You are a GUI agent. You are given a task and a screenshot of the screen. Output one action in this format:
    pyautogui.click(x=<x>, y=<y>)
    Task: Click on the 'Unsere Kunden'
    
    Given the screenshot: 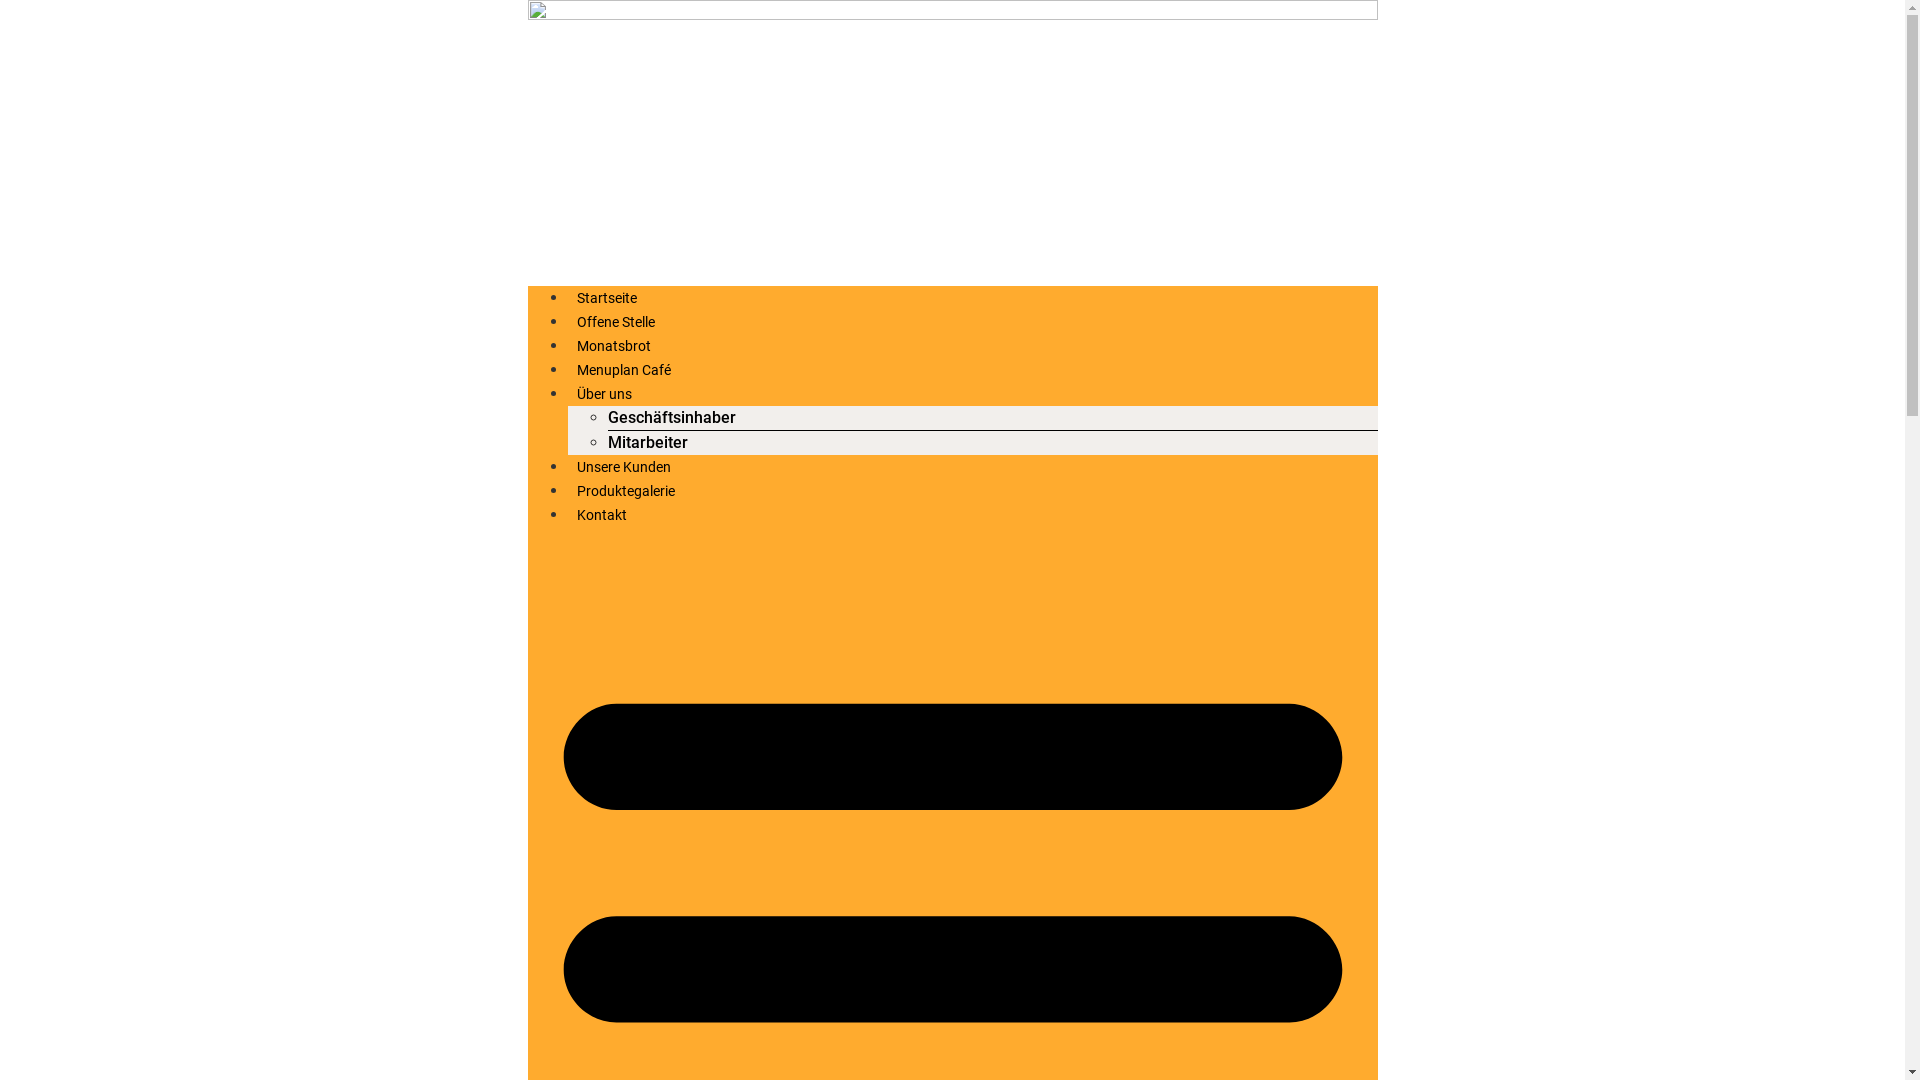 What is the action you would take?
    pyautogui.click(x=566, y=466)
    